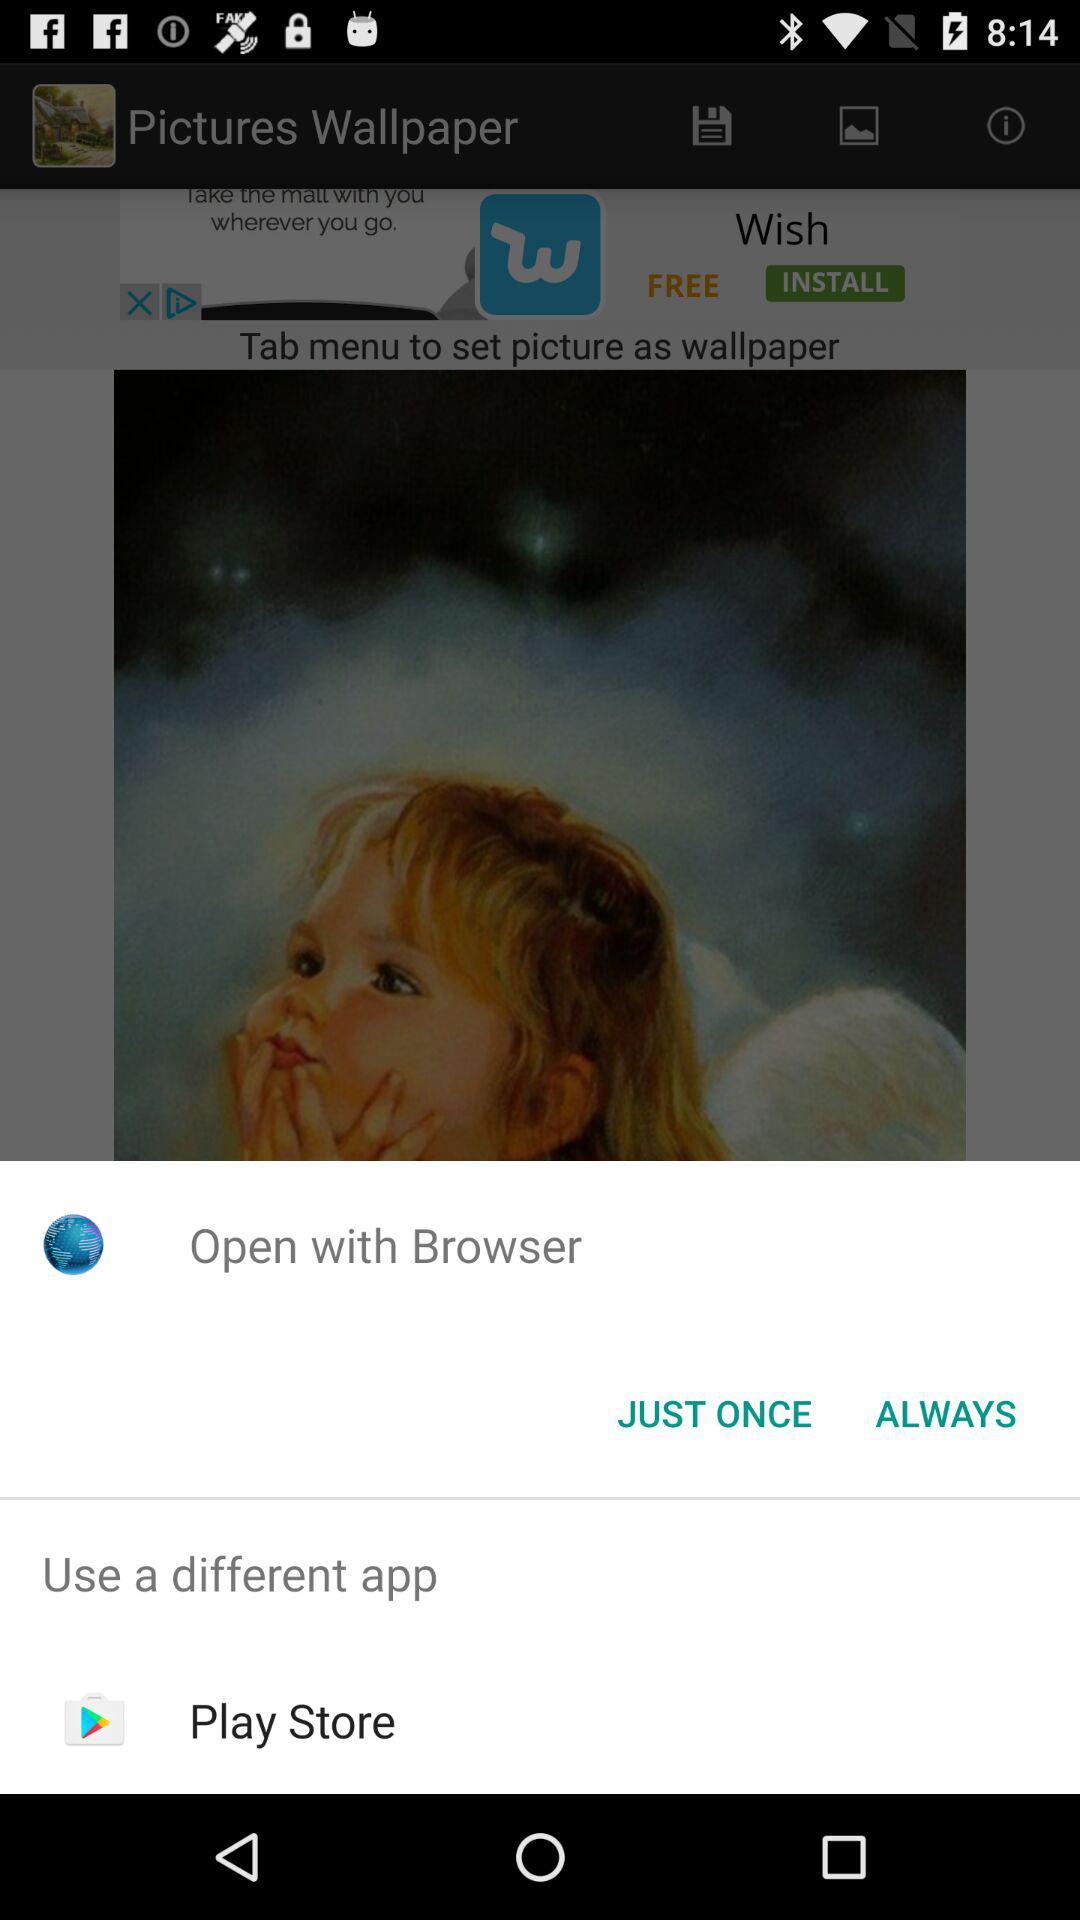 Image resolution: width=1080 pixels, height=1920 pixels. Describe the element at coordinates (292, 1719) in the screenshot. I see `play store icon` at that location.